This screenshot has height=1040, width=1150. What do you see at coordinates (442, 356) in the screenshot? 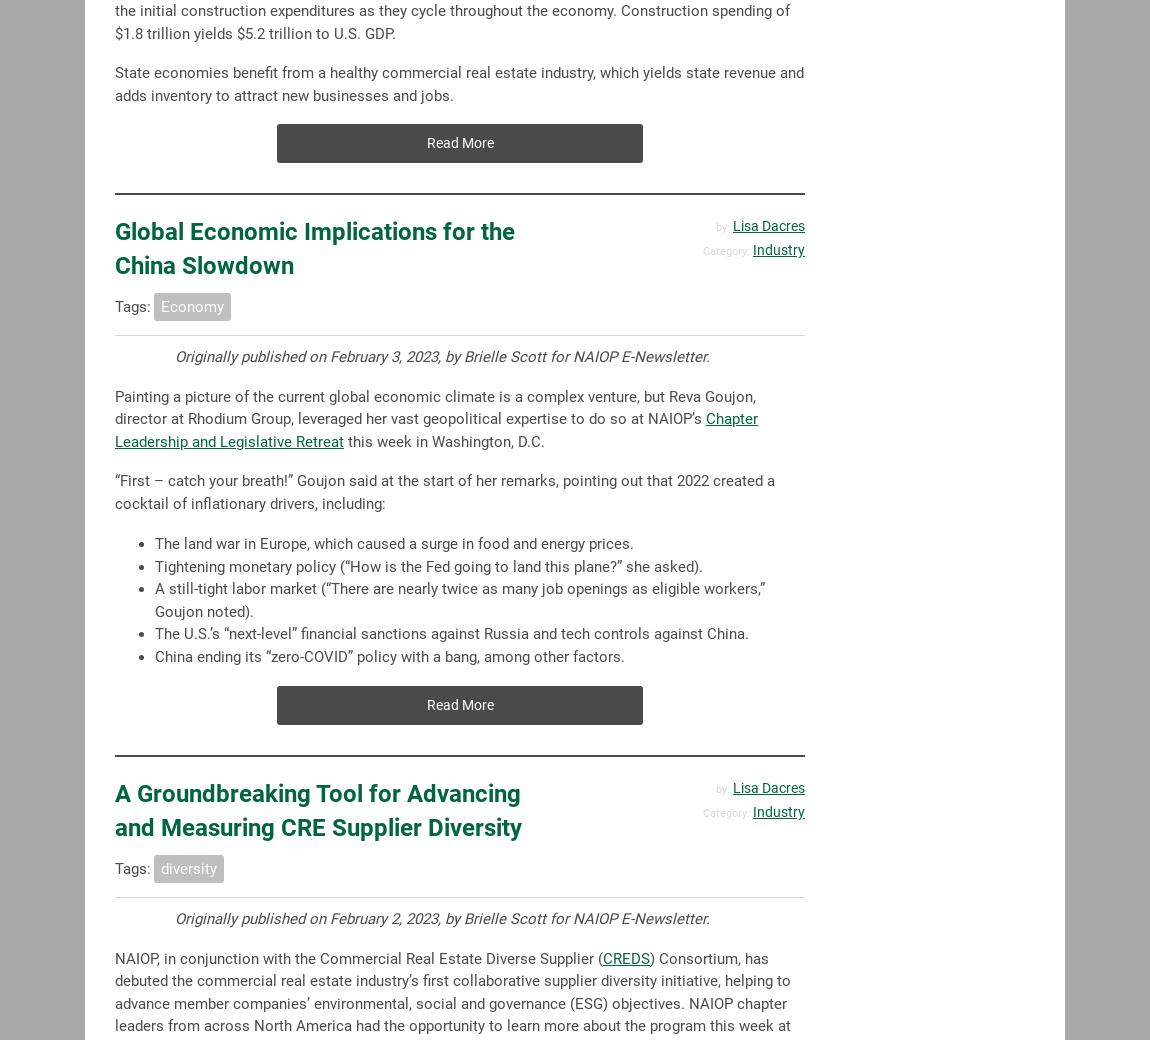
I see `'Originally published on February 3, 2023, by Brielle Scott for NAIOP E-Newsletter.'` at bounding box center [442, 356].